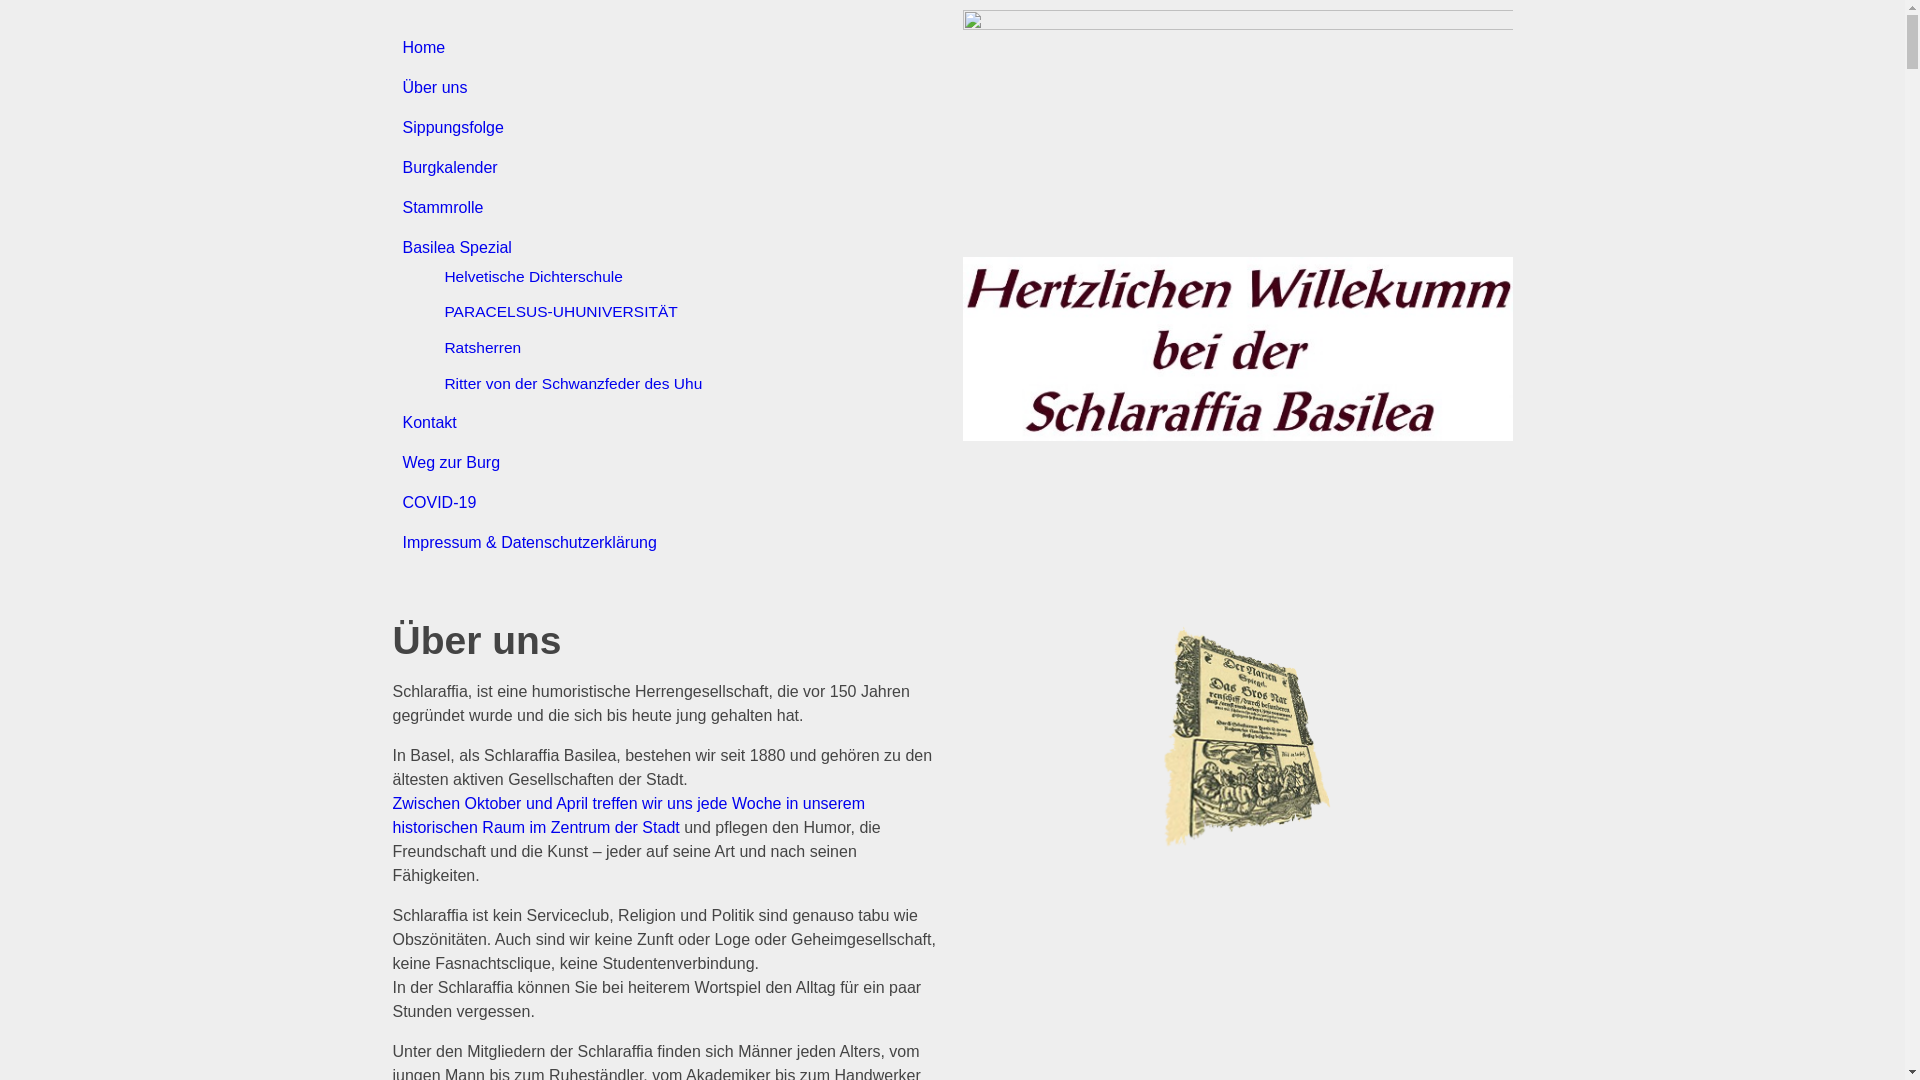 The image size is (1920, 1080). I want to click on 'Stammrolle', so click(441, 207).